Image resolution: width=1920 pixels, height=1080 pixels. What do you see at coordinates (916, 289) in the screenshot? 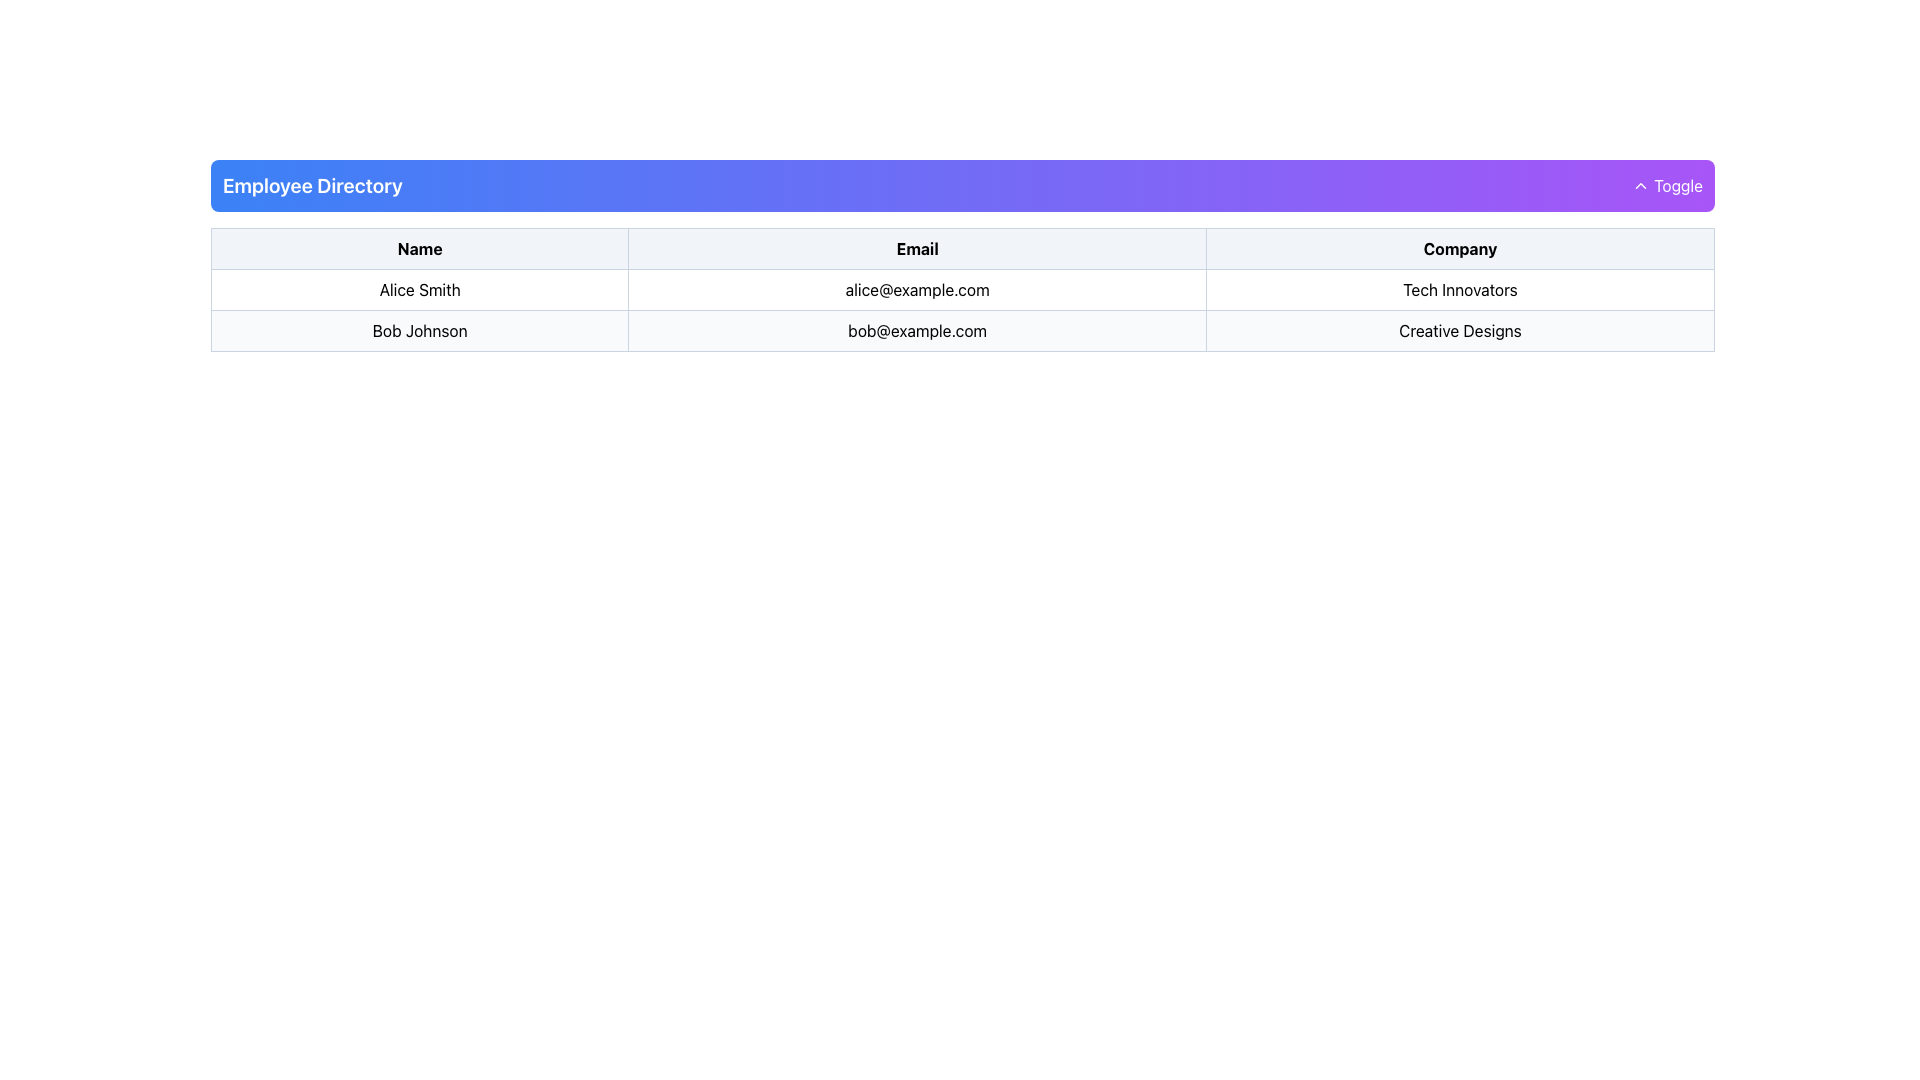
I see `the text element displaying the email address of Alice Smith` at bounding box center [916, 289].